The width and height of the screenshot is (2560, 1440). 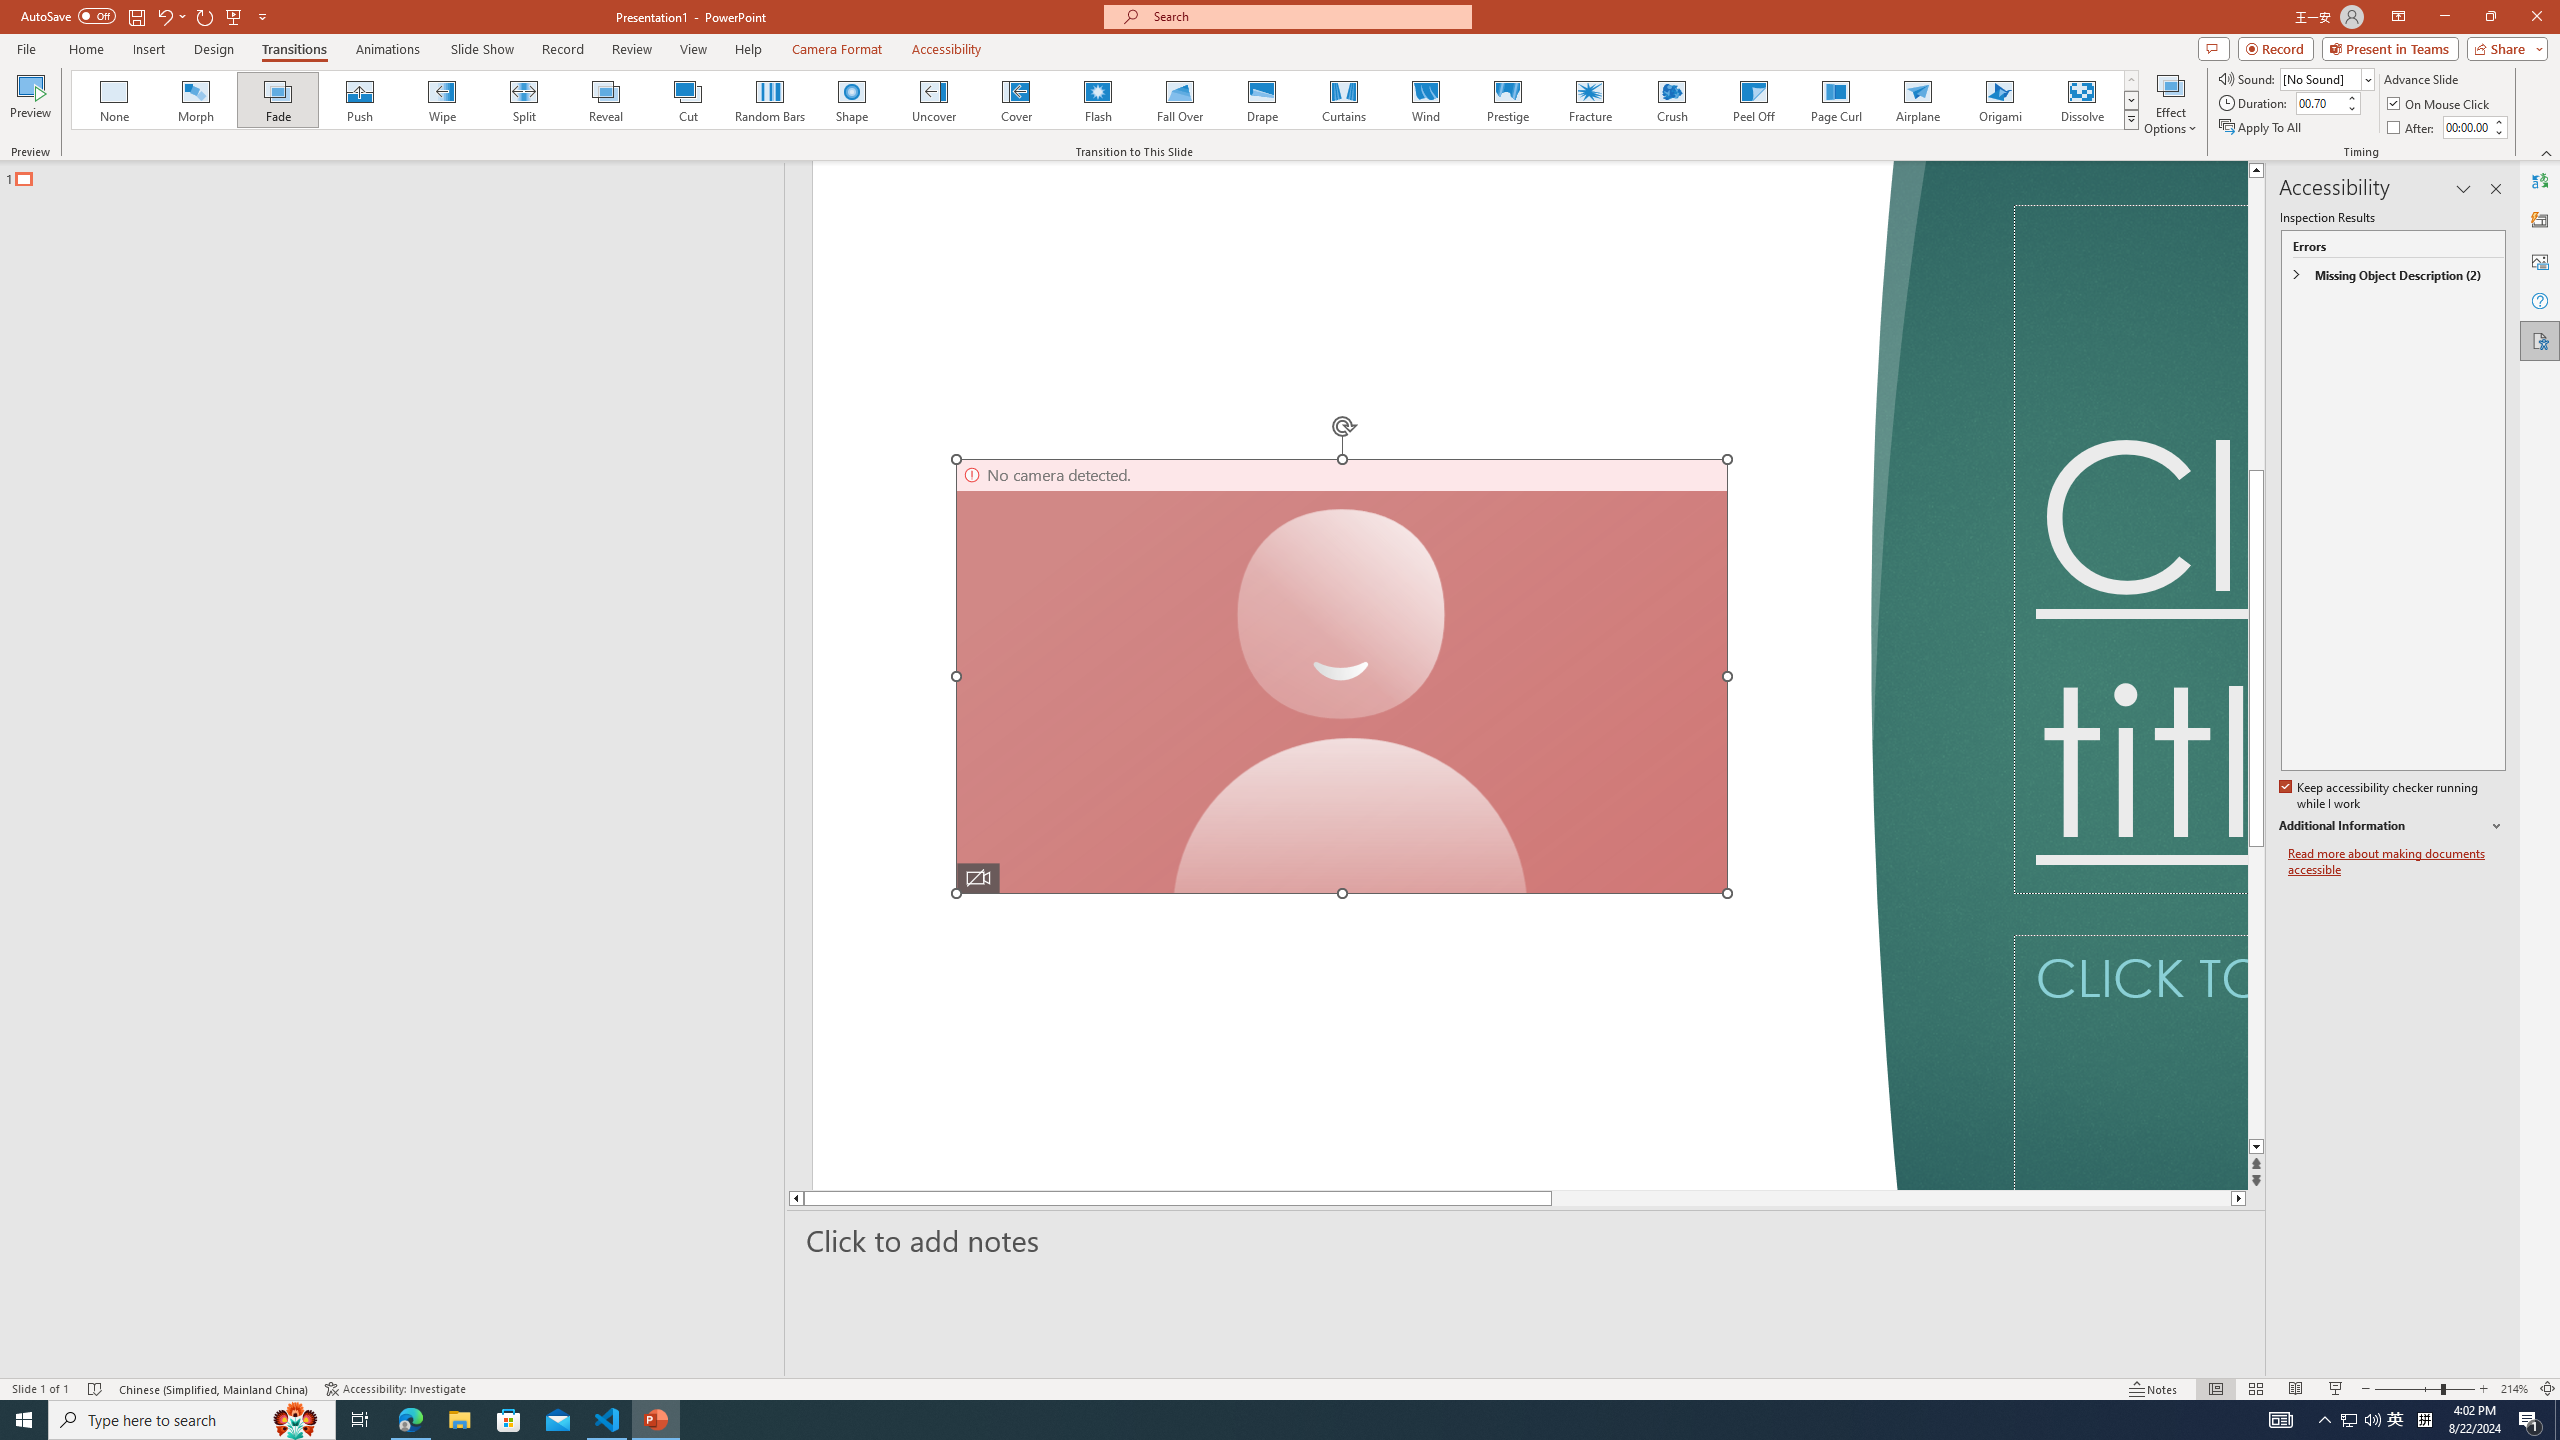 I want to click on 'Cut', so click(x=688, y=99).